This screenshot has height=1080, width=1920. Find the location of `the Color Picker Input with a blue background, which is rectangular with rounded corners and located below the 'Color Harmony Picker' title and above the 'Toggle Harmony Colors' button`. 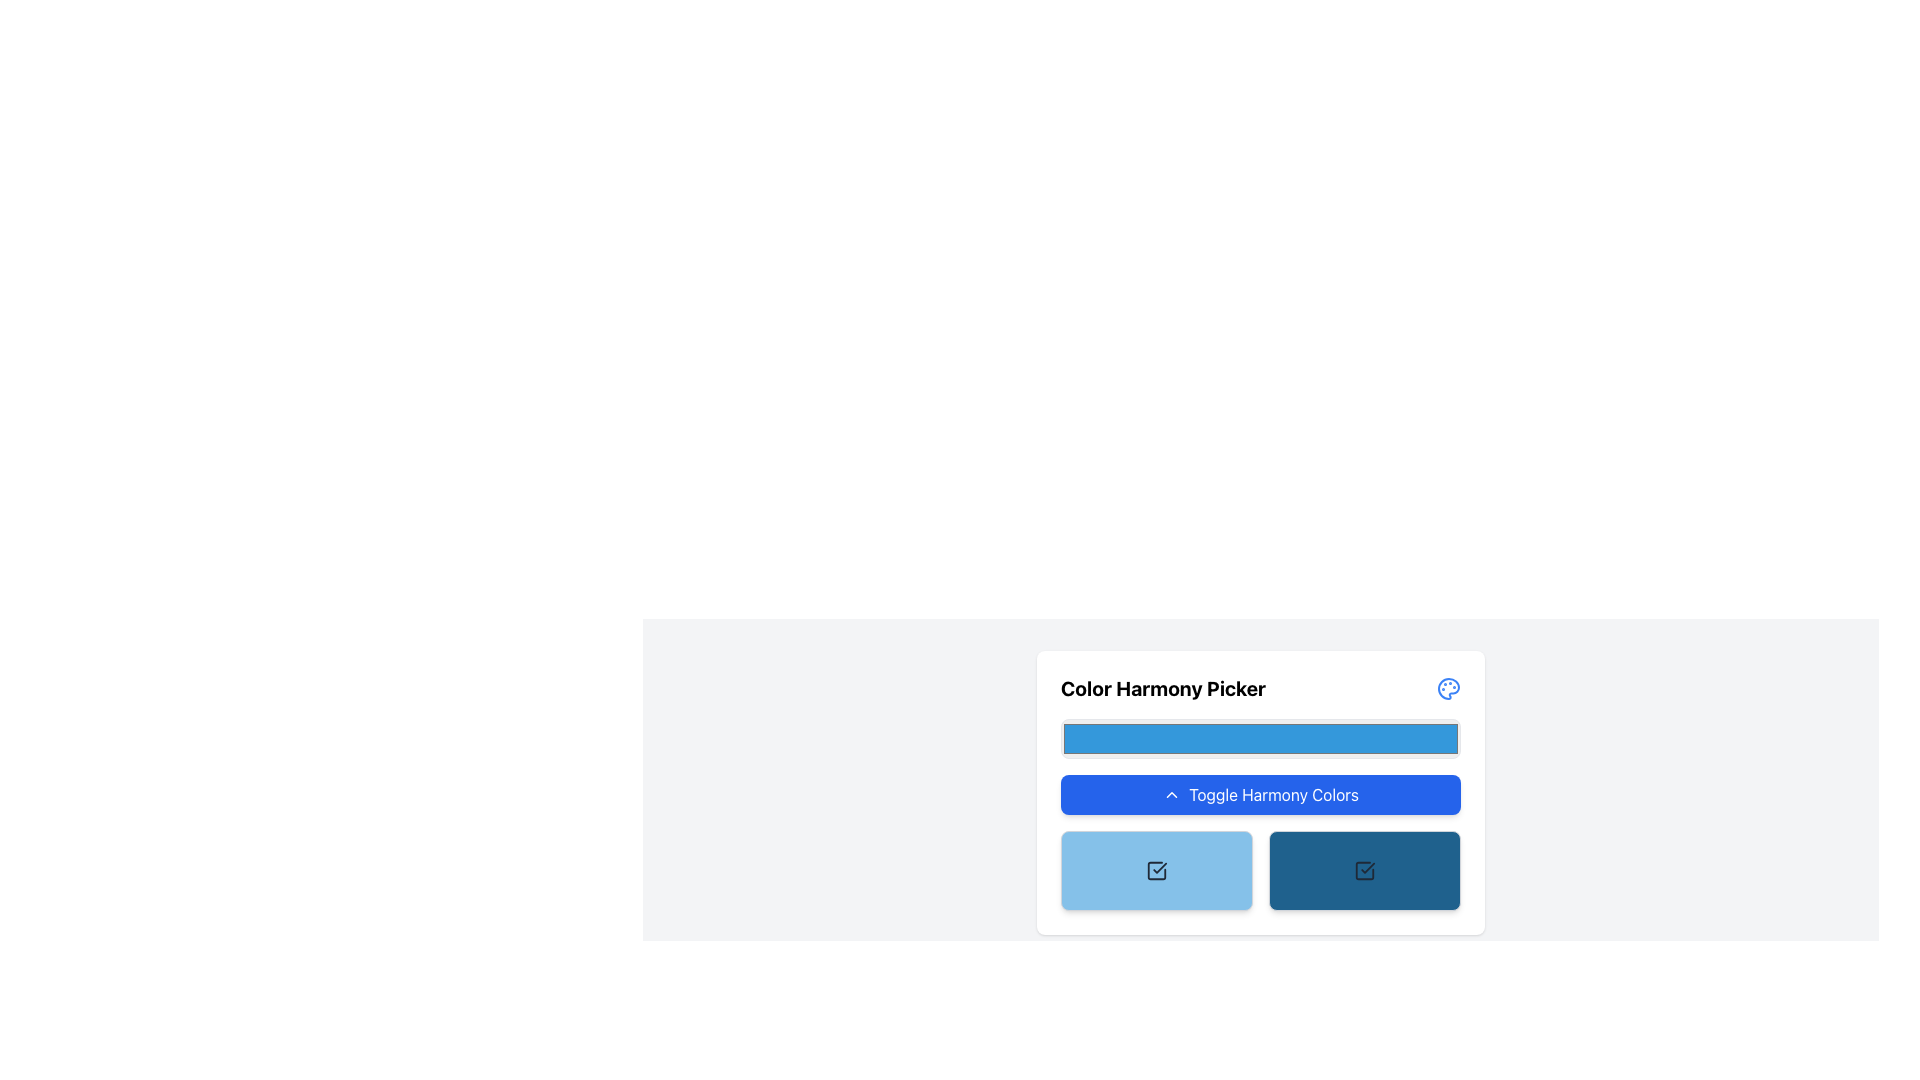

the Color Picker Input with a blue background, which is rectangular with rounded corners and located below the 'Color Harmony Picker' title and above the 'Toggle Harmony Colors' button is located at coordinates (1260, 739).